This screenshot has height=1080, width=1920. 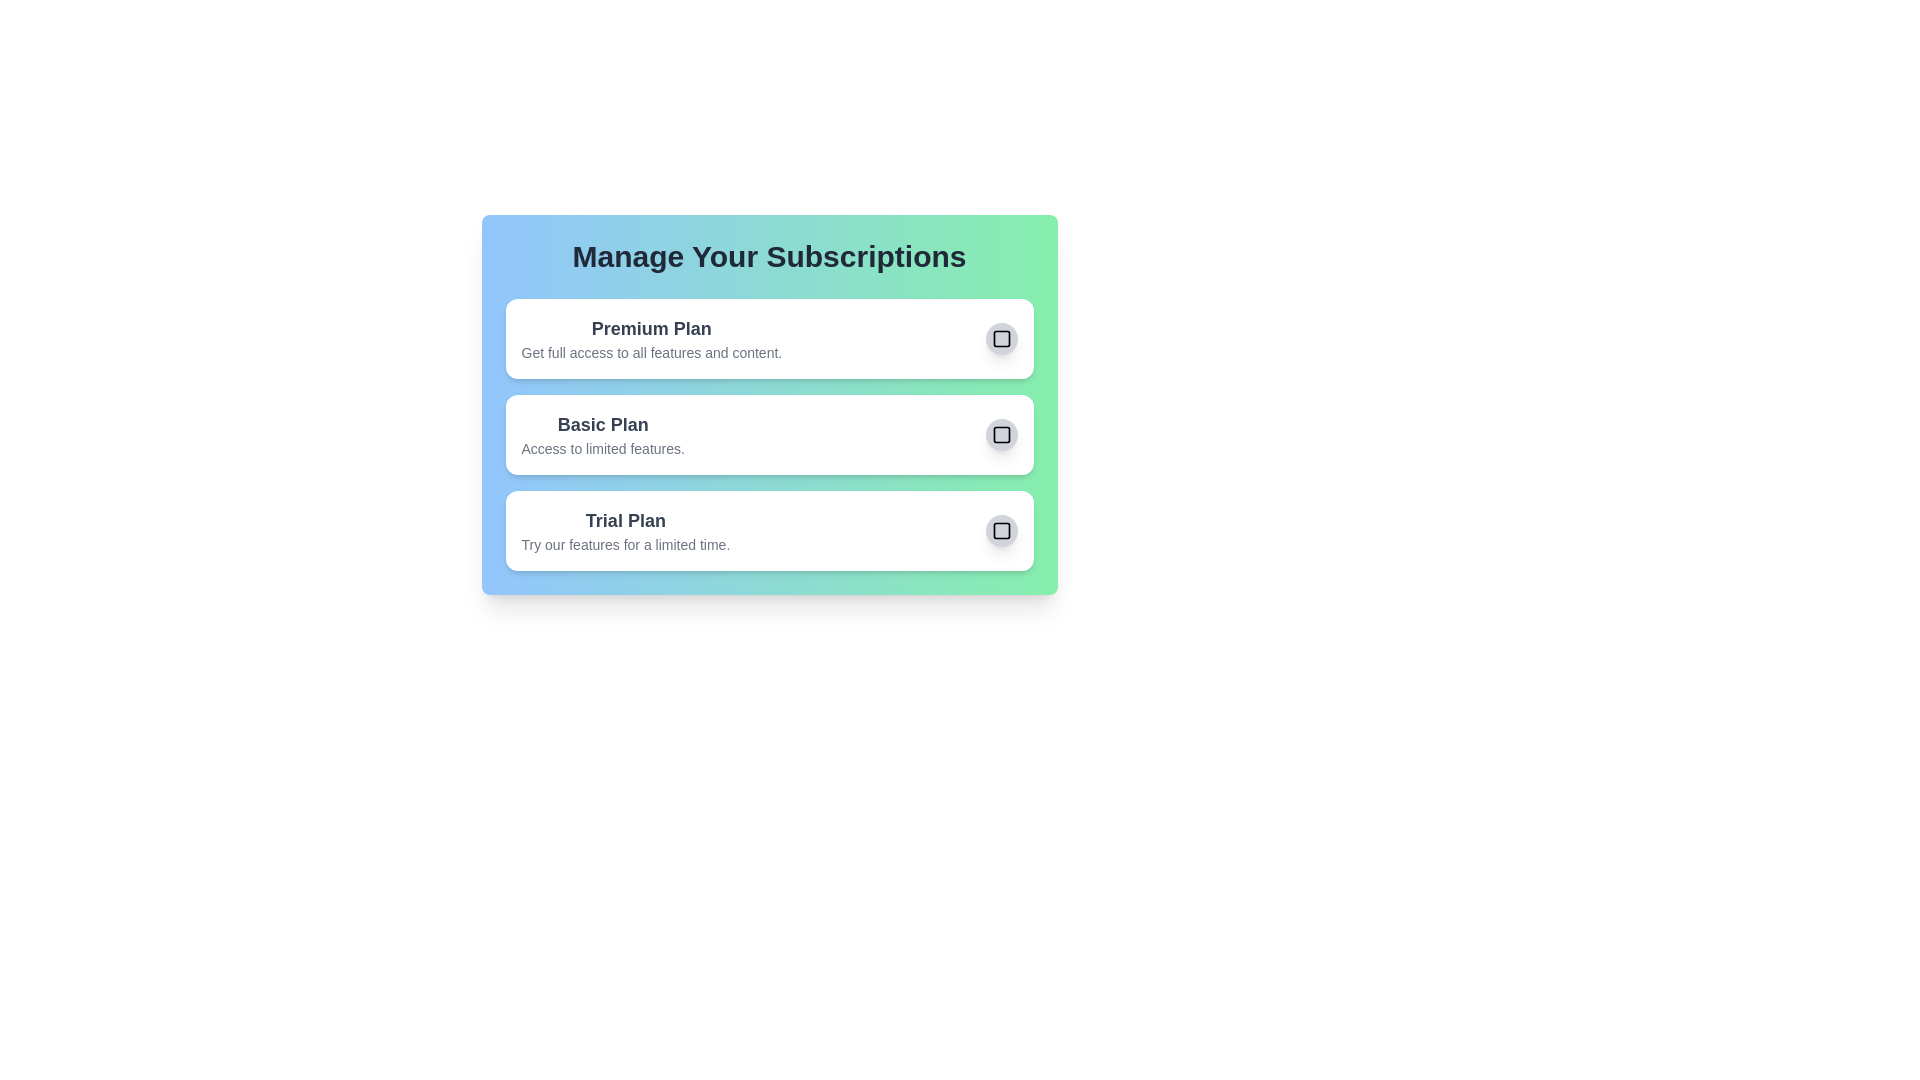 I want to click on the 'Basic Plan' subscription option text label and its description, which is positioned in the middle of a vertically stacked block within the subscription management interface, specifically below the 'Premium Plan' section and above the 'Trial Plan' section, so click(x=602, y=434).